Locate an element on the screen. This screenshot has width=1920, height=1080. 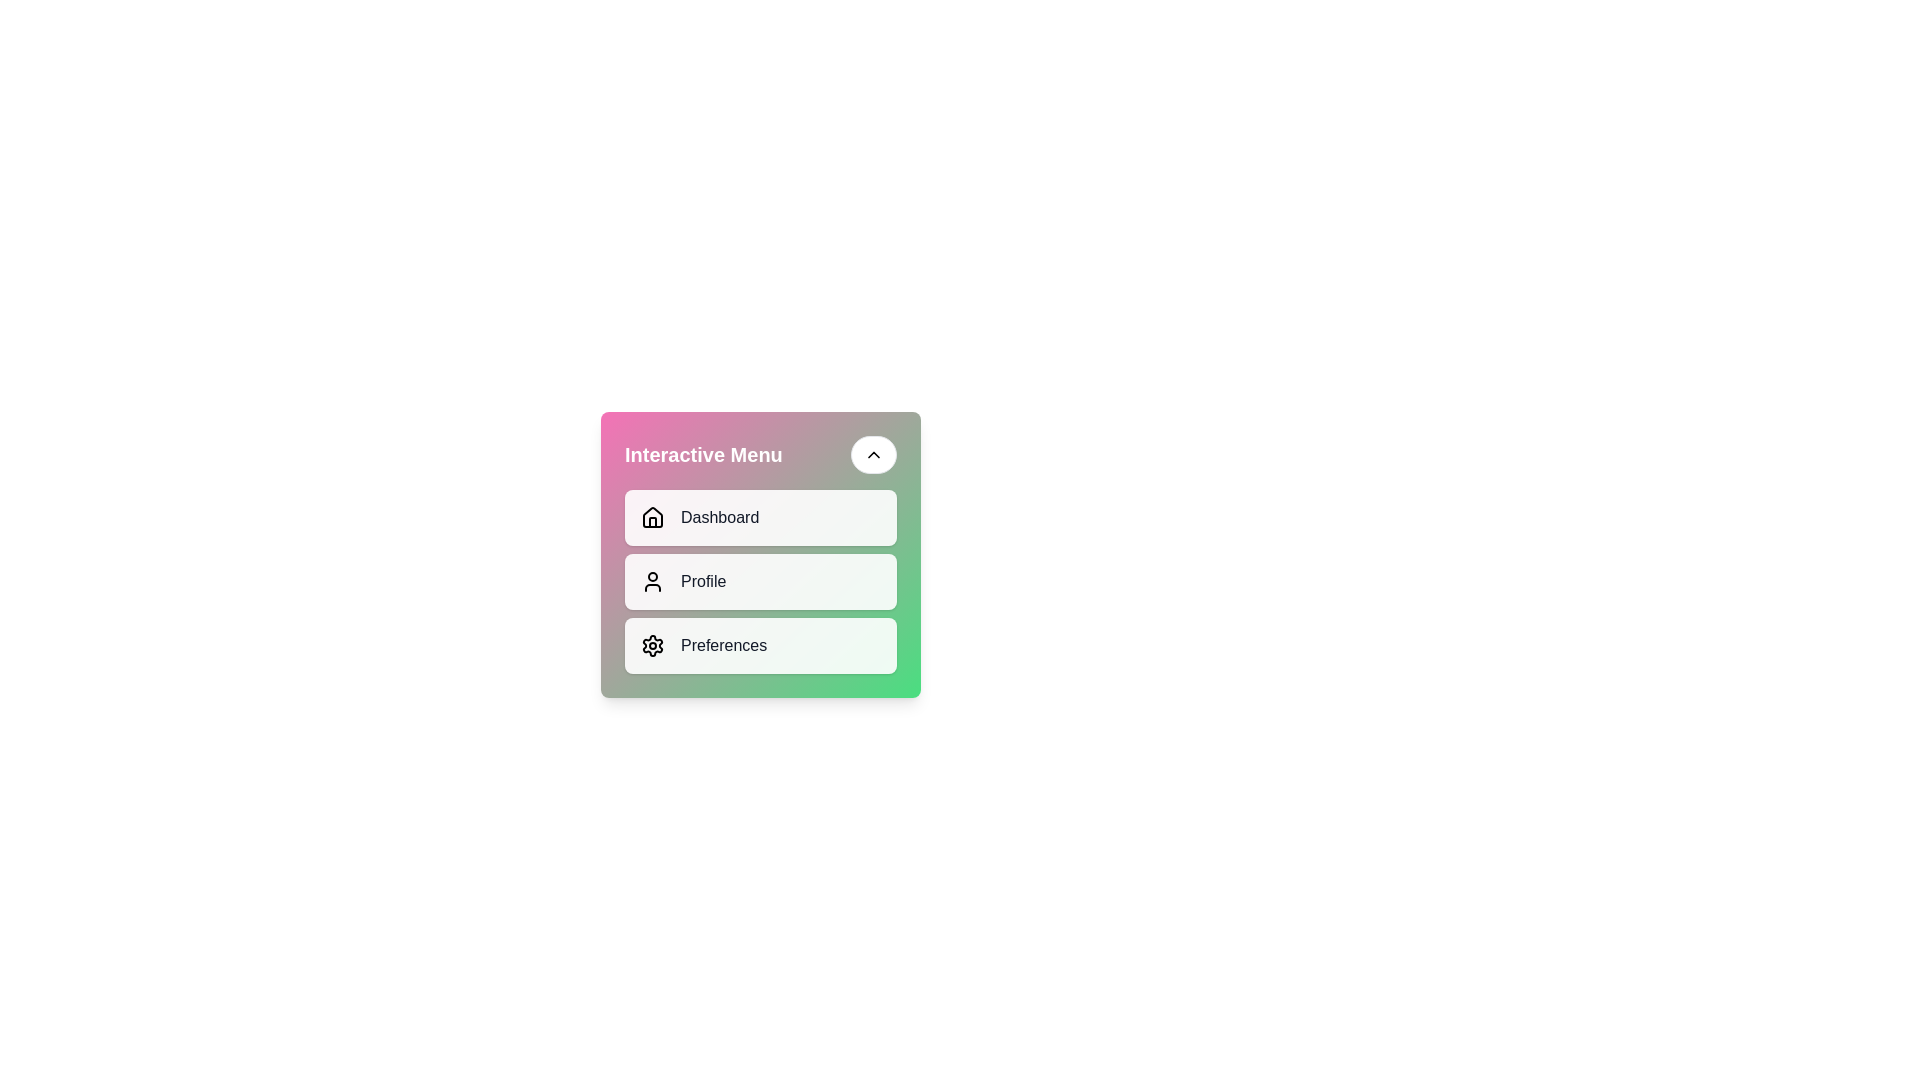
the Dashboard icon (representing a house) in the sidebar menu is located at coordinates (652, 515).